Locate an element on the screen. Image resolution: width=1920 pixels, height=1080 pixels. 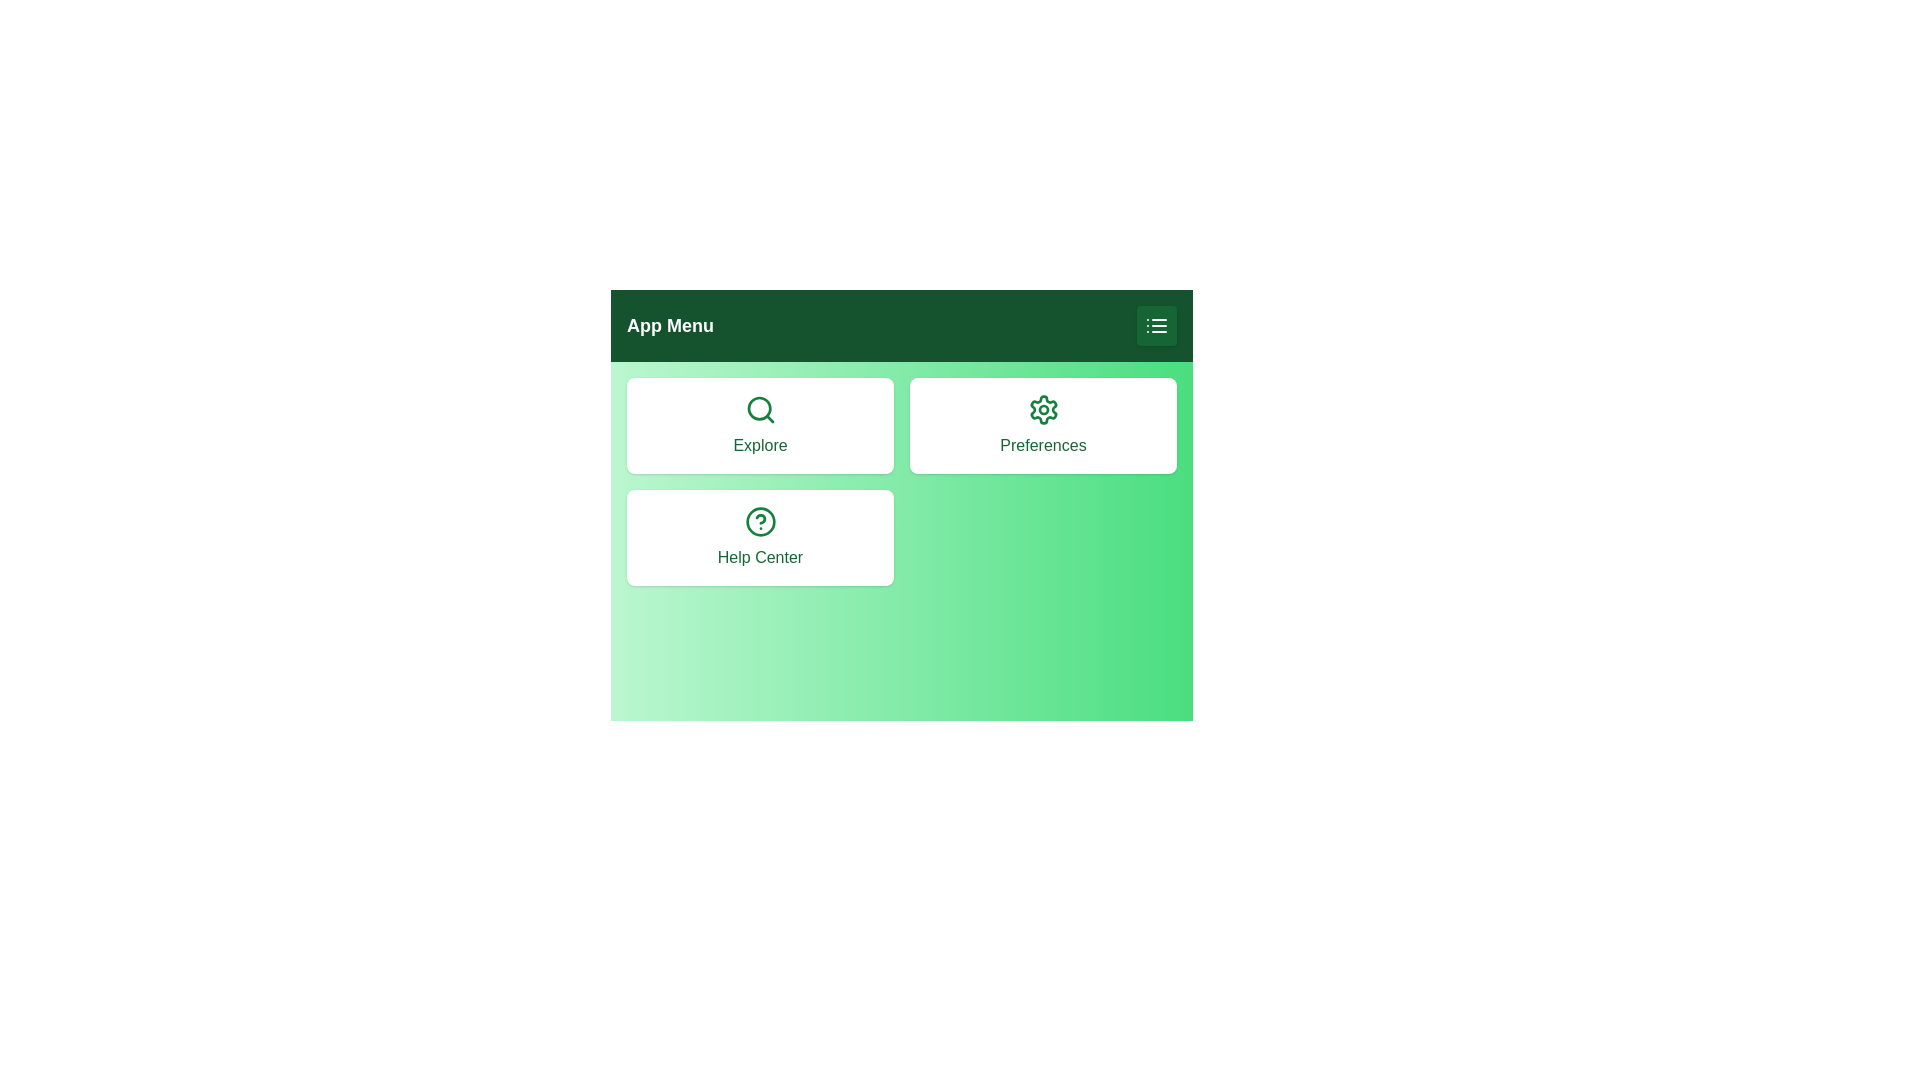
the 'Help Center' button to navigate to the Help Center section is located at coordinates (759, 536).